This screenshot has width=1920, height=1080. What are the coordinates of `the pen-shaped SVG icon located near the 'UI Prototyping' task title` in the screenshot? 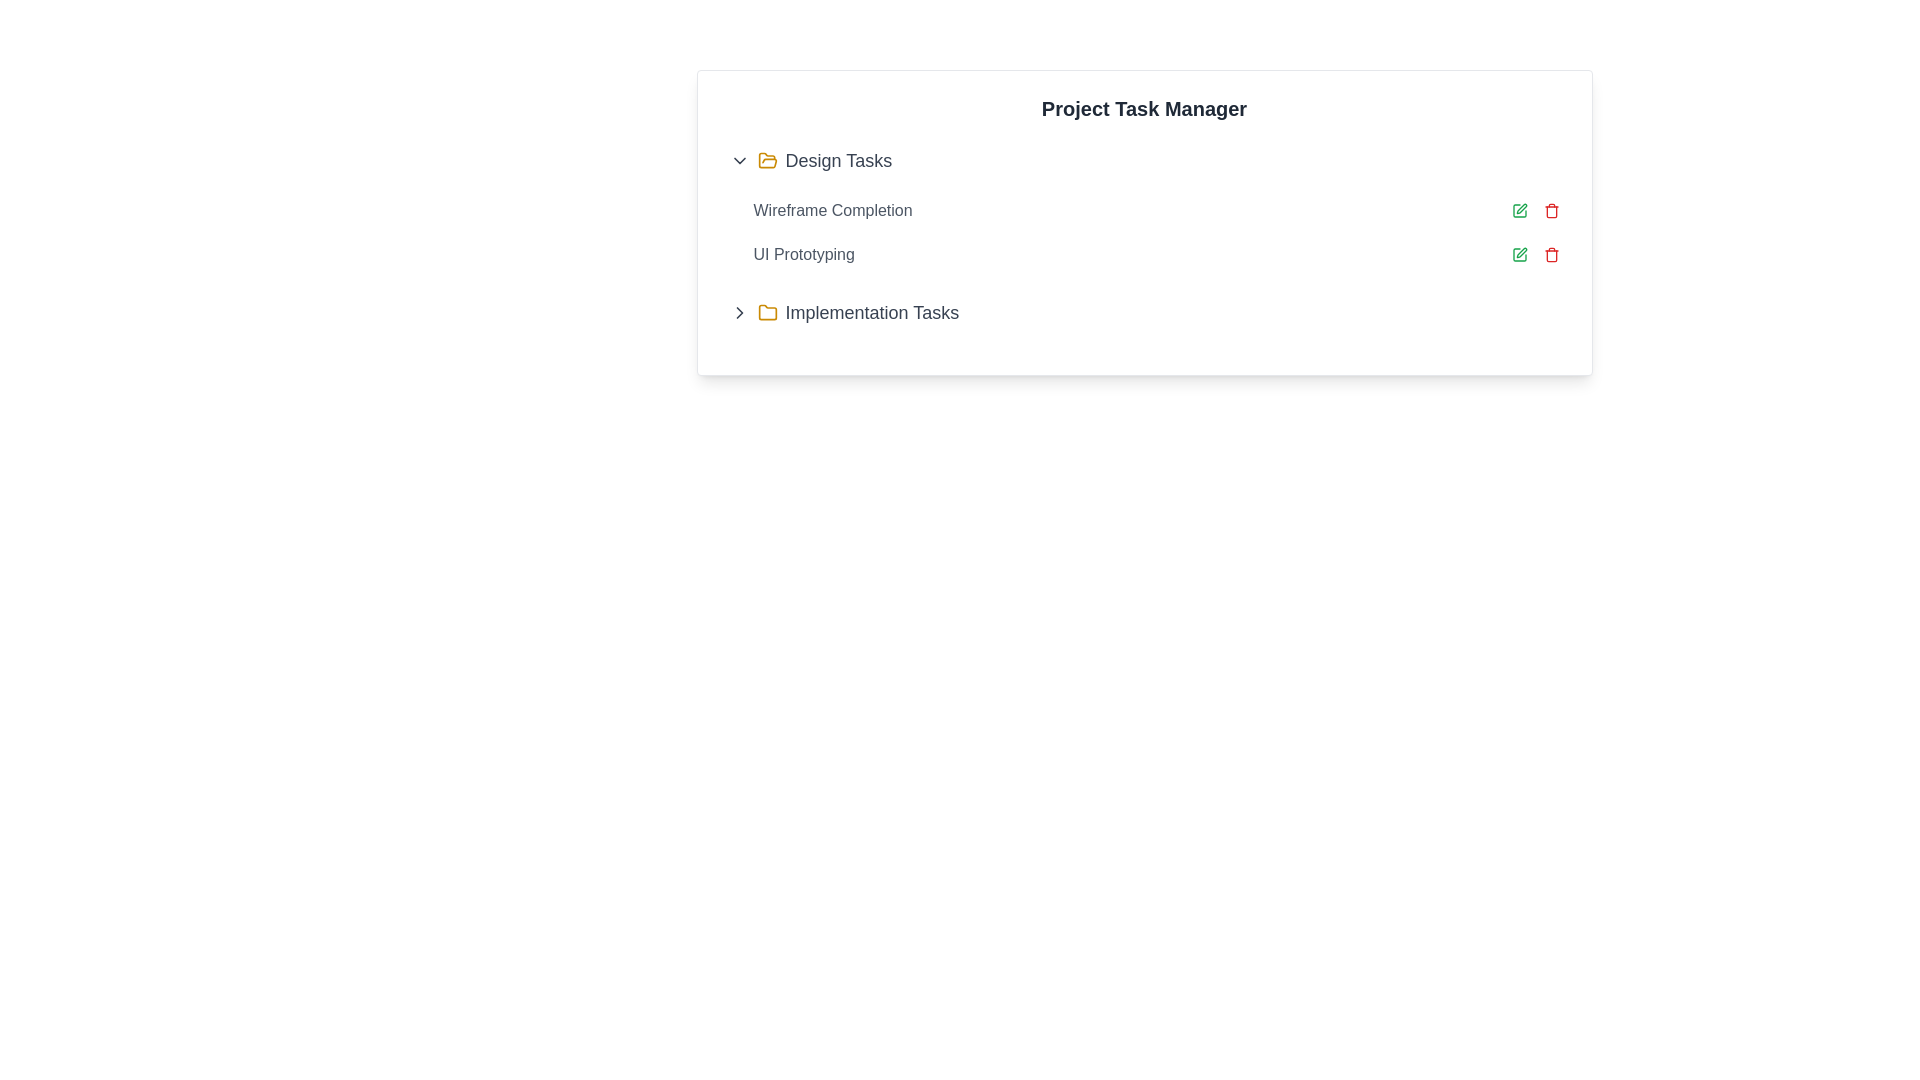 It's located at (1520, 208).